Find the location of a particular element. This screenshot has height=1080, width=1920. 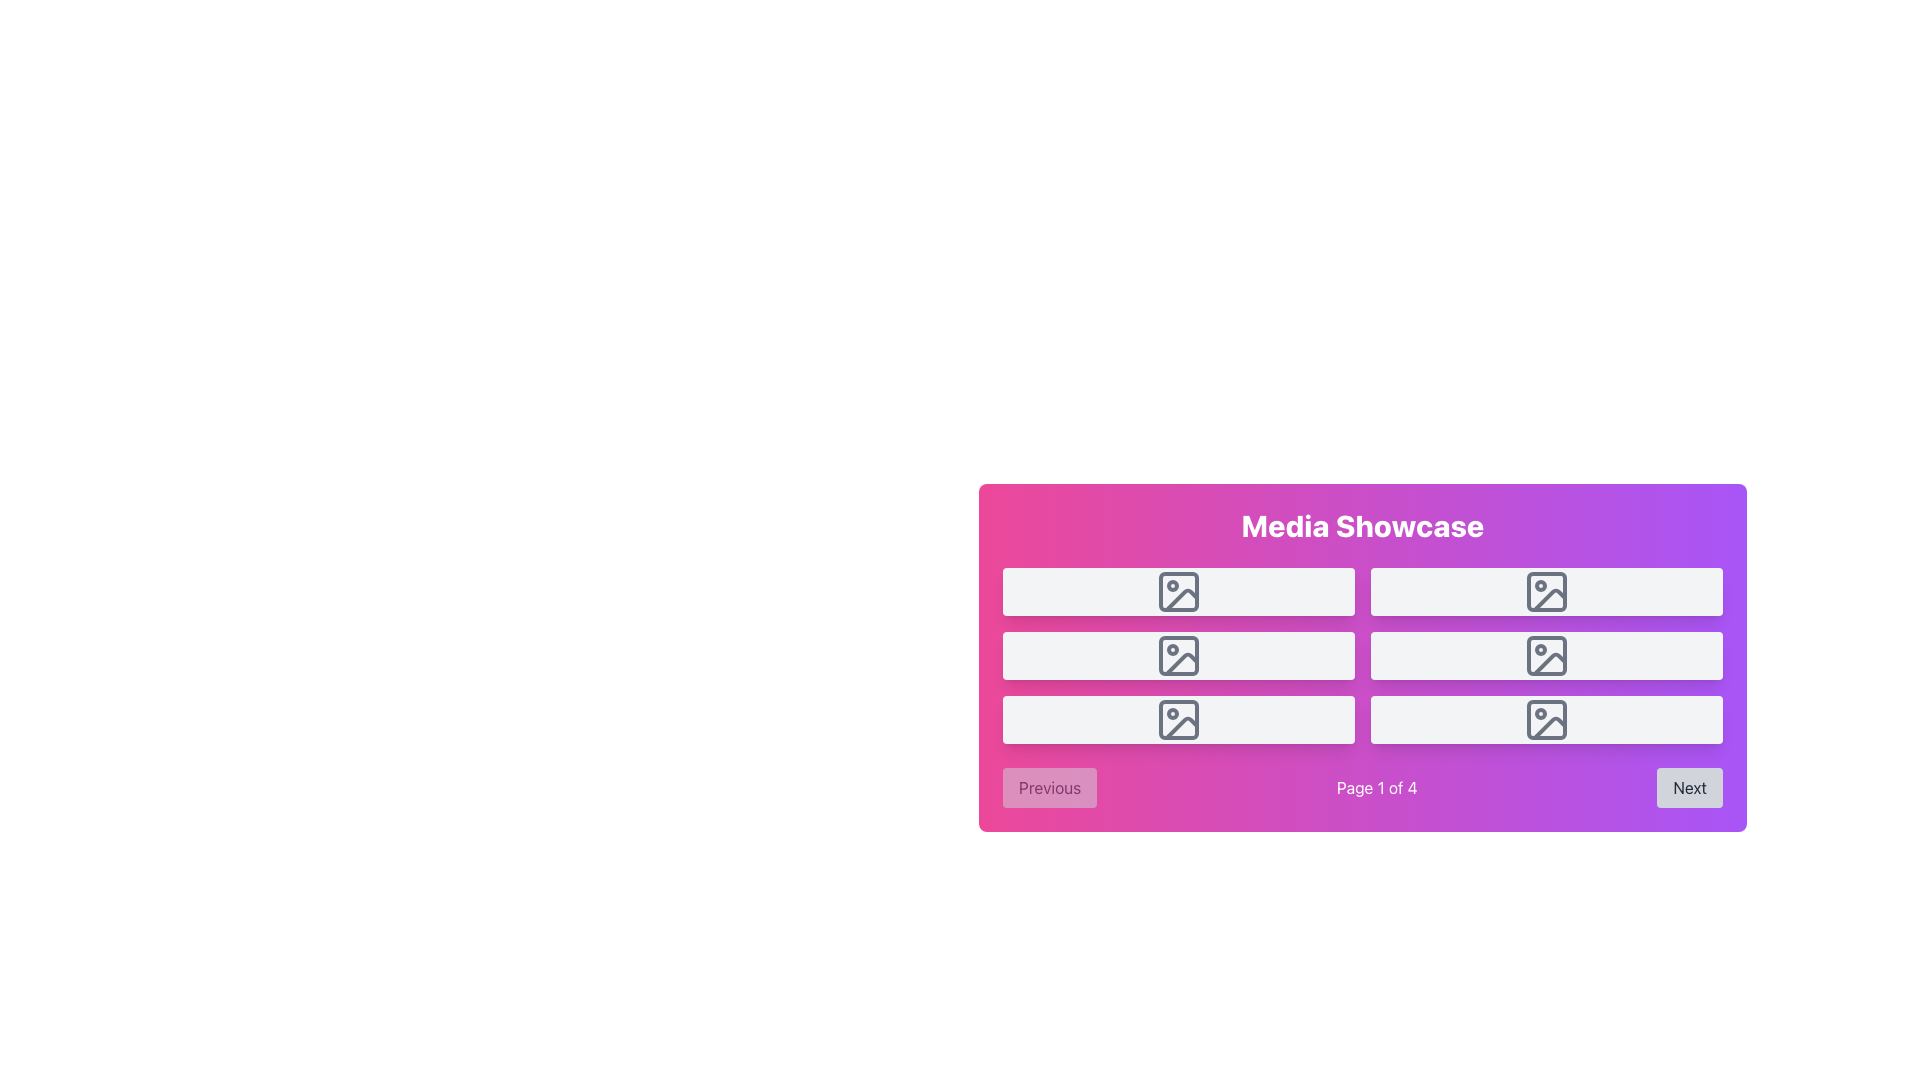

the SVG image representation that visually represents an image frame in the top-right cell under the 'Media Showcase' header is located at coordinates (1545, 590).